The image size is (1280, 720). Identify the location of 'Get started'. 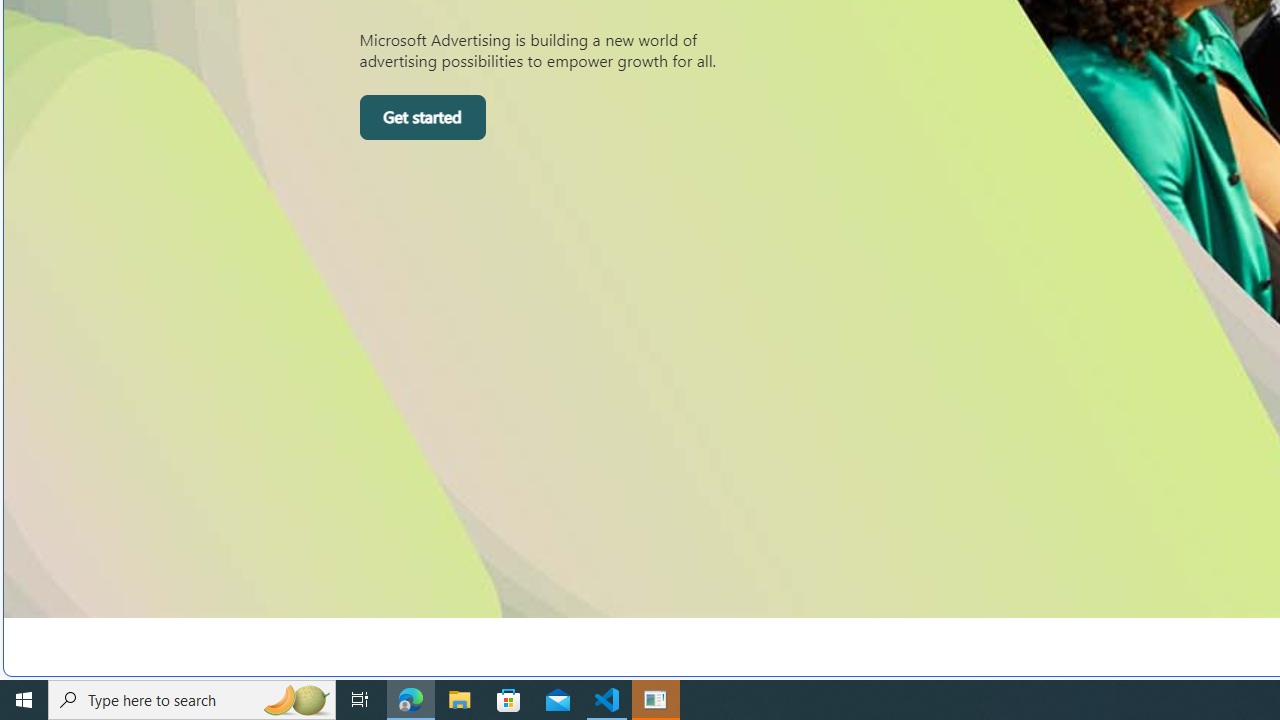
(421, 118).